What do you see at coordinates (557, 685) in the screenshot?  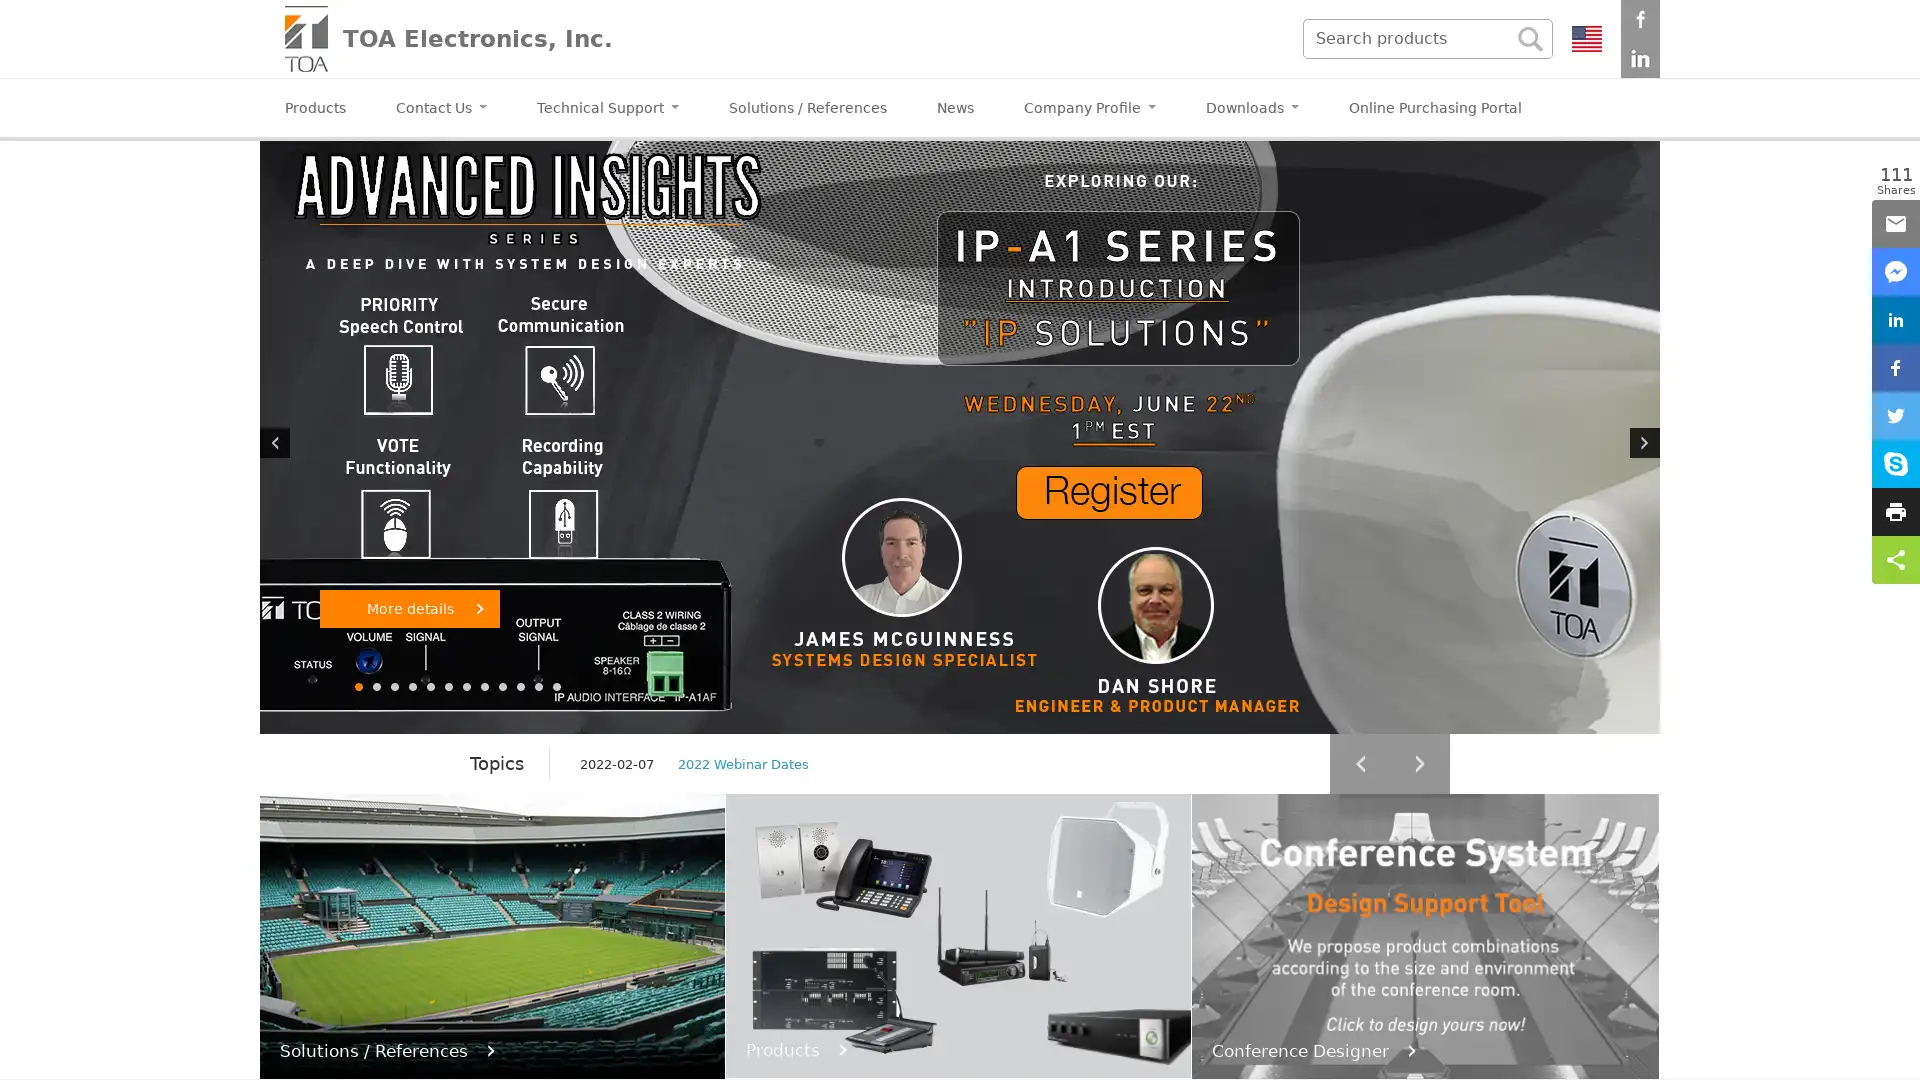 I see `12` at bounding box center [557, 685].